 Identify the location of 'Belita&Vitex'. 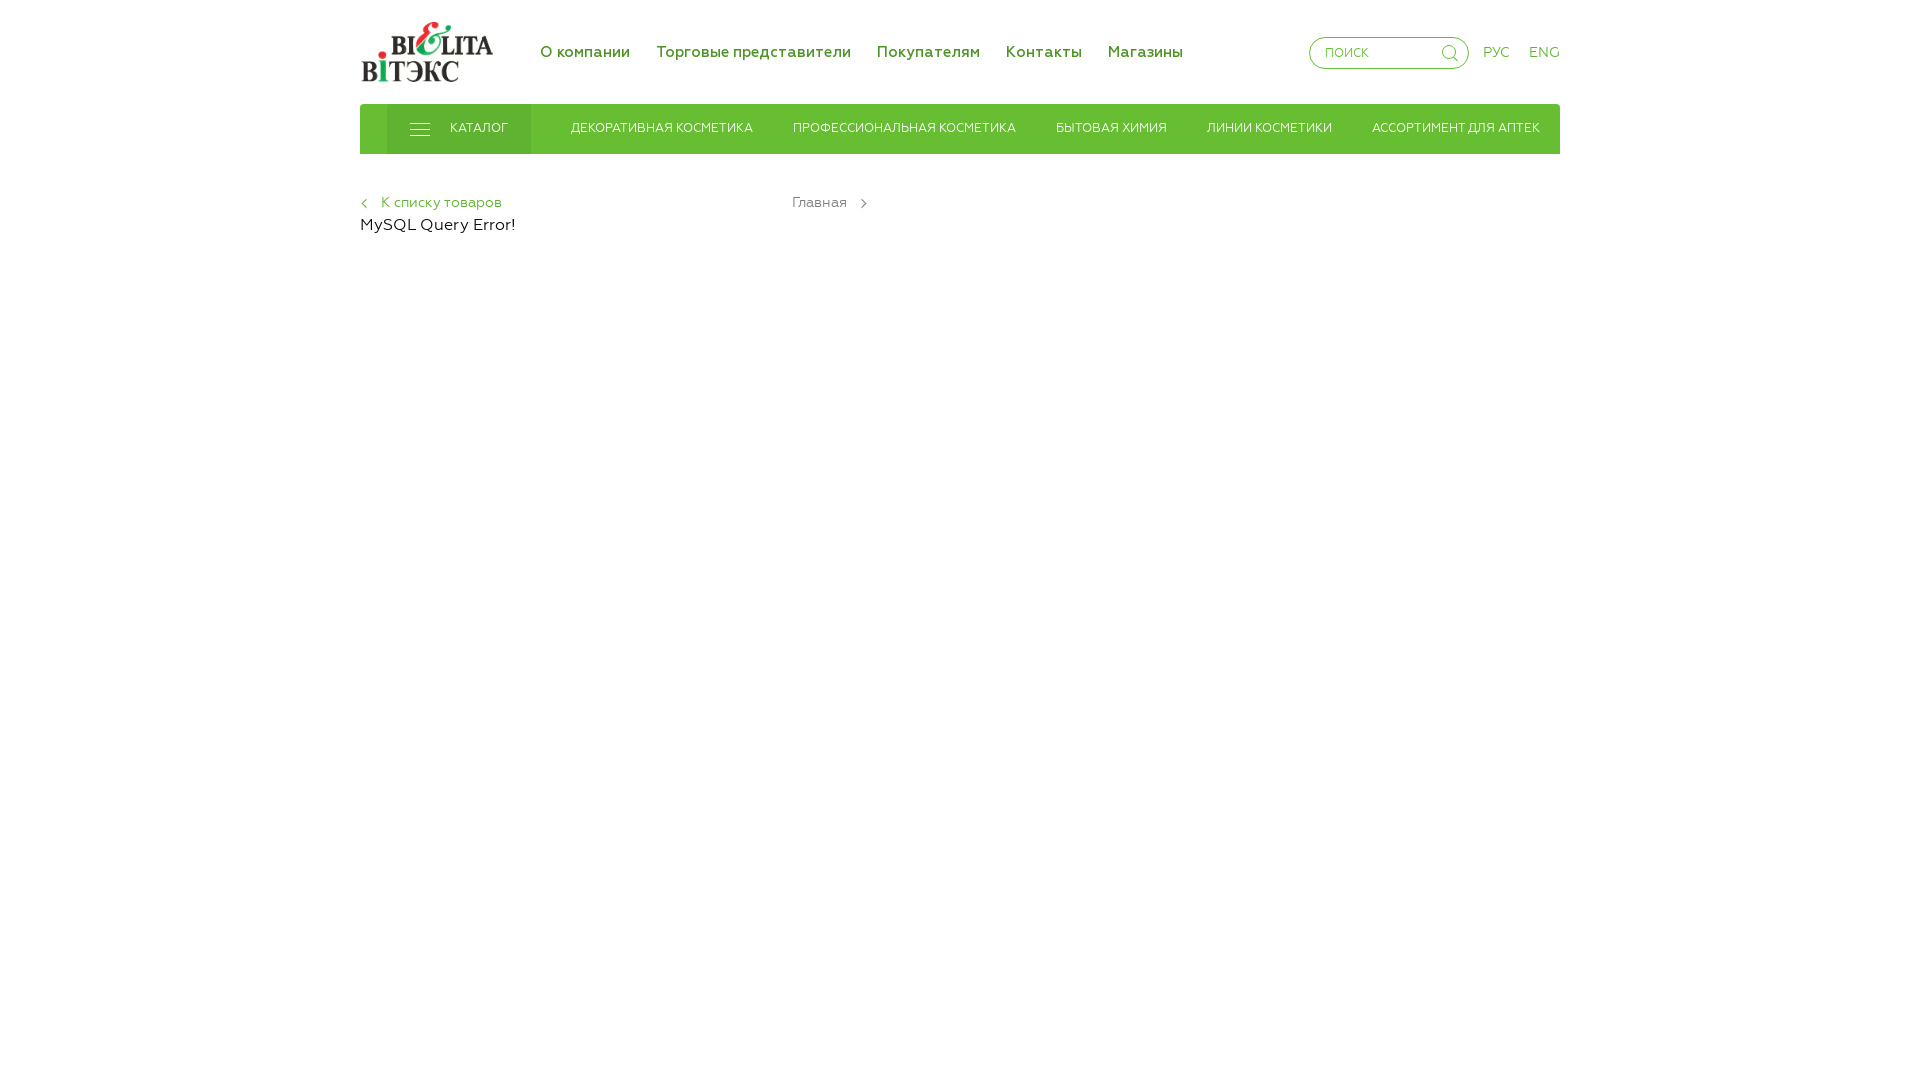
(425, 47).